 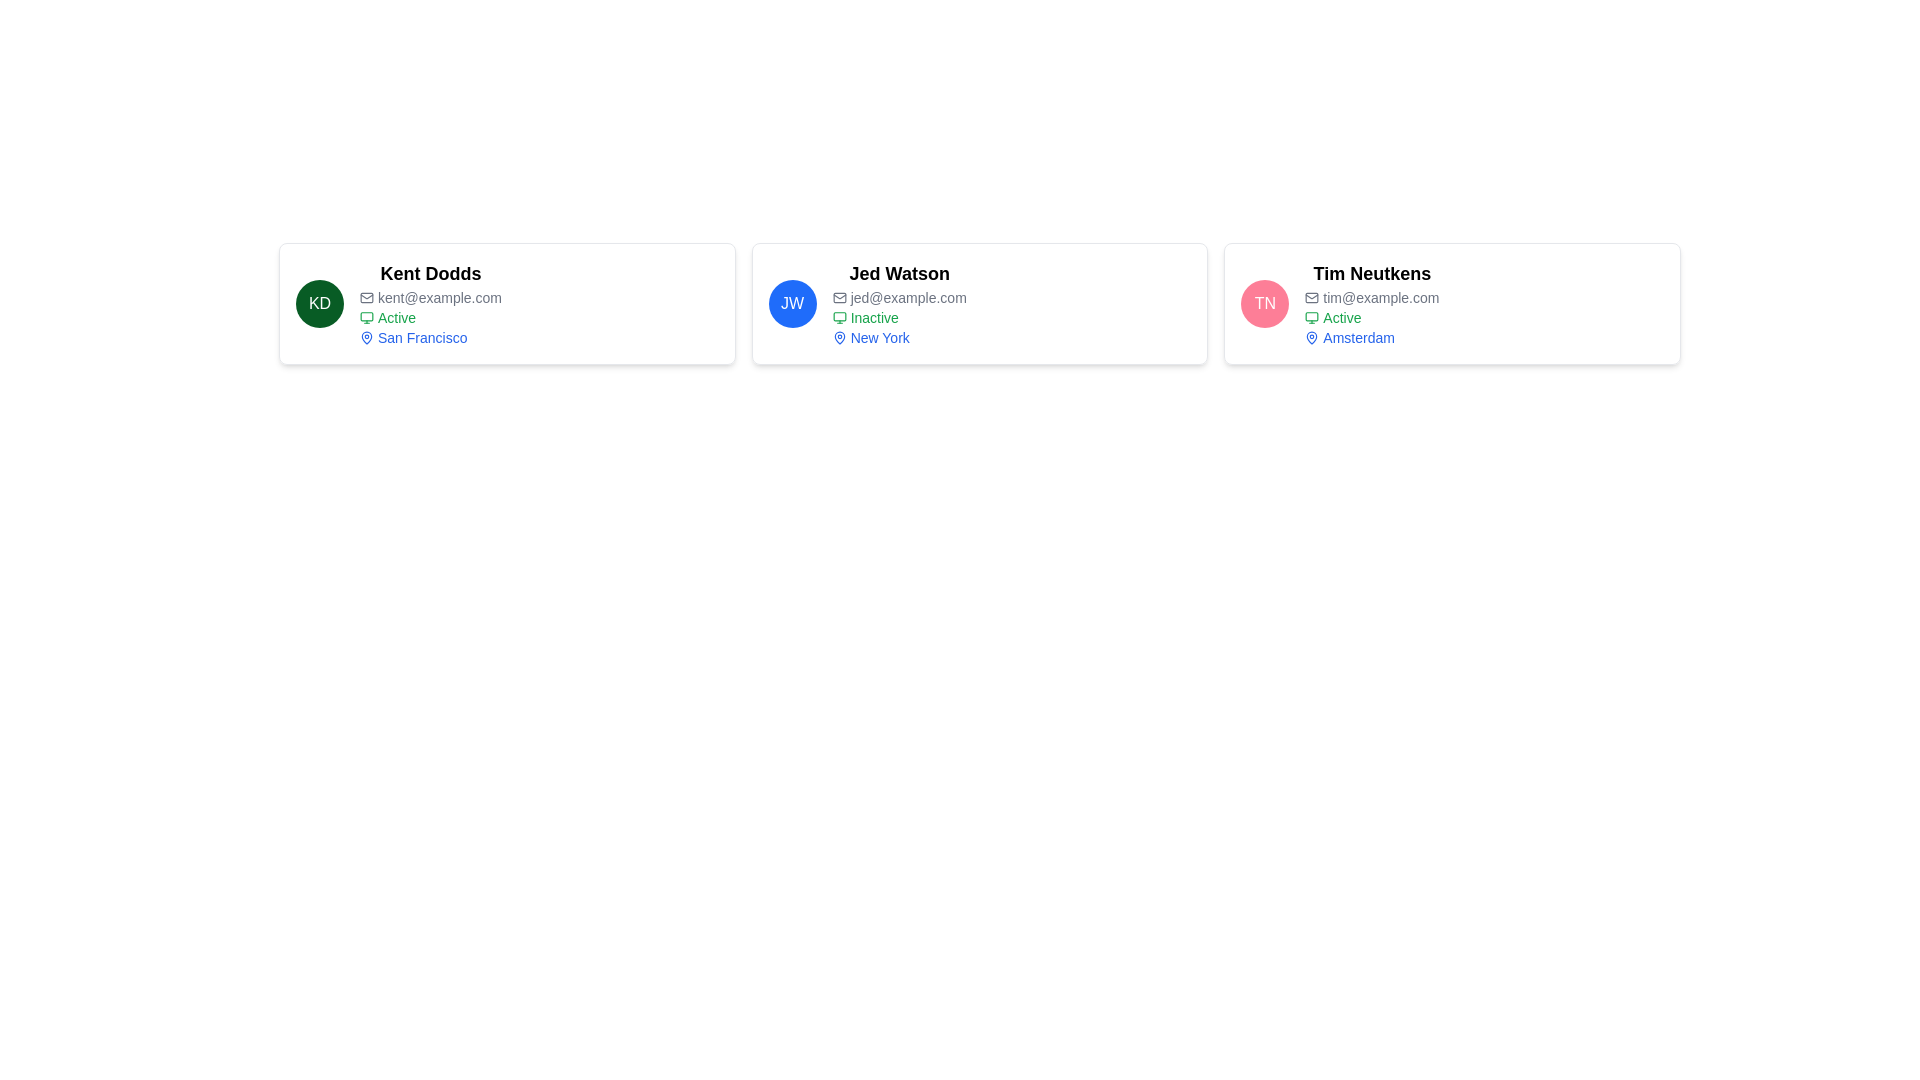 I want to click on the visual appearance of the location marker icon that represents the user's location next to the 'New York' text in the third card associated with 'Jed Watson', so click(x=839, y=337).